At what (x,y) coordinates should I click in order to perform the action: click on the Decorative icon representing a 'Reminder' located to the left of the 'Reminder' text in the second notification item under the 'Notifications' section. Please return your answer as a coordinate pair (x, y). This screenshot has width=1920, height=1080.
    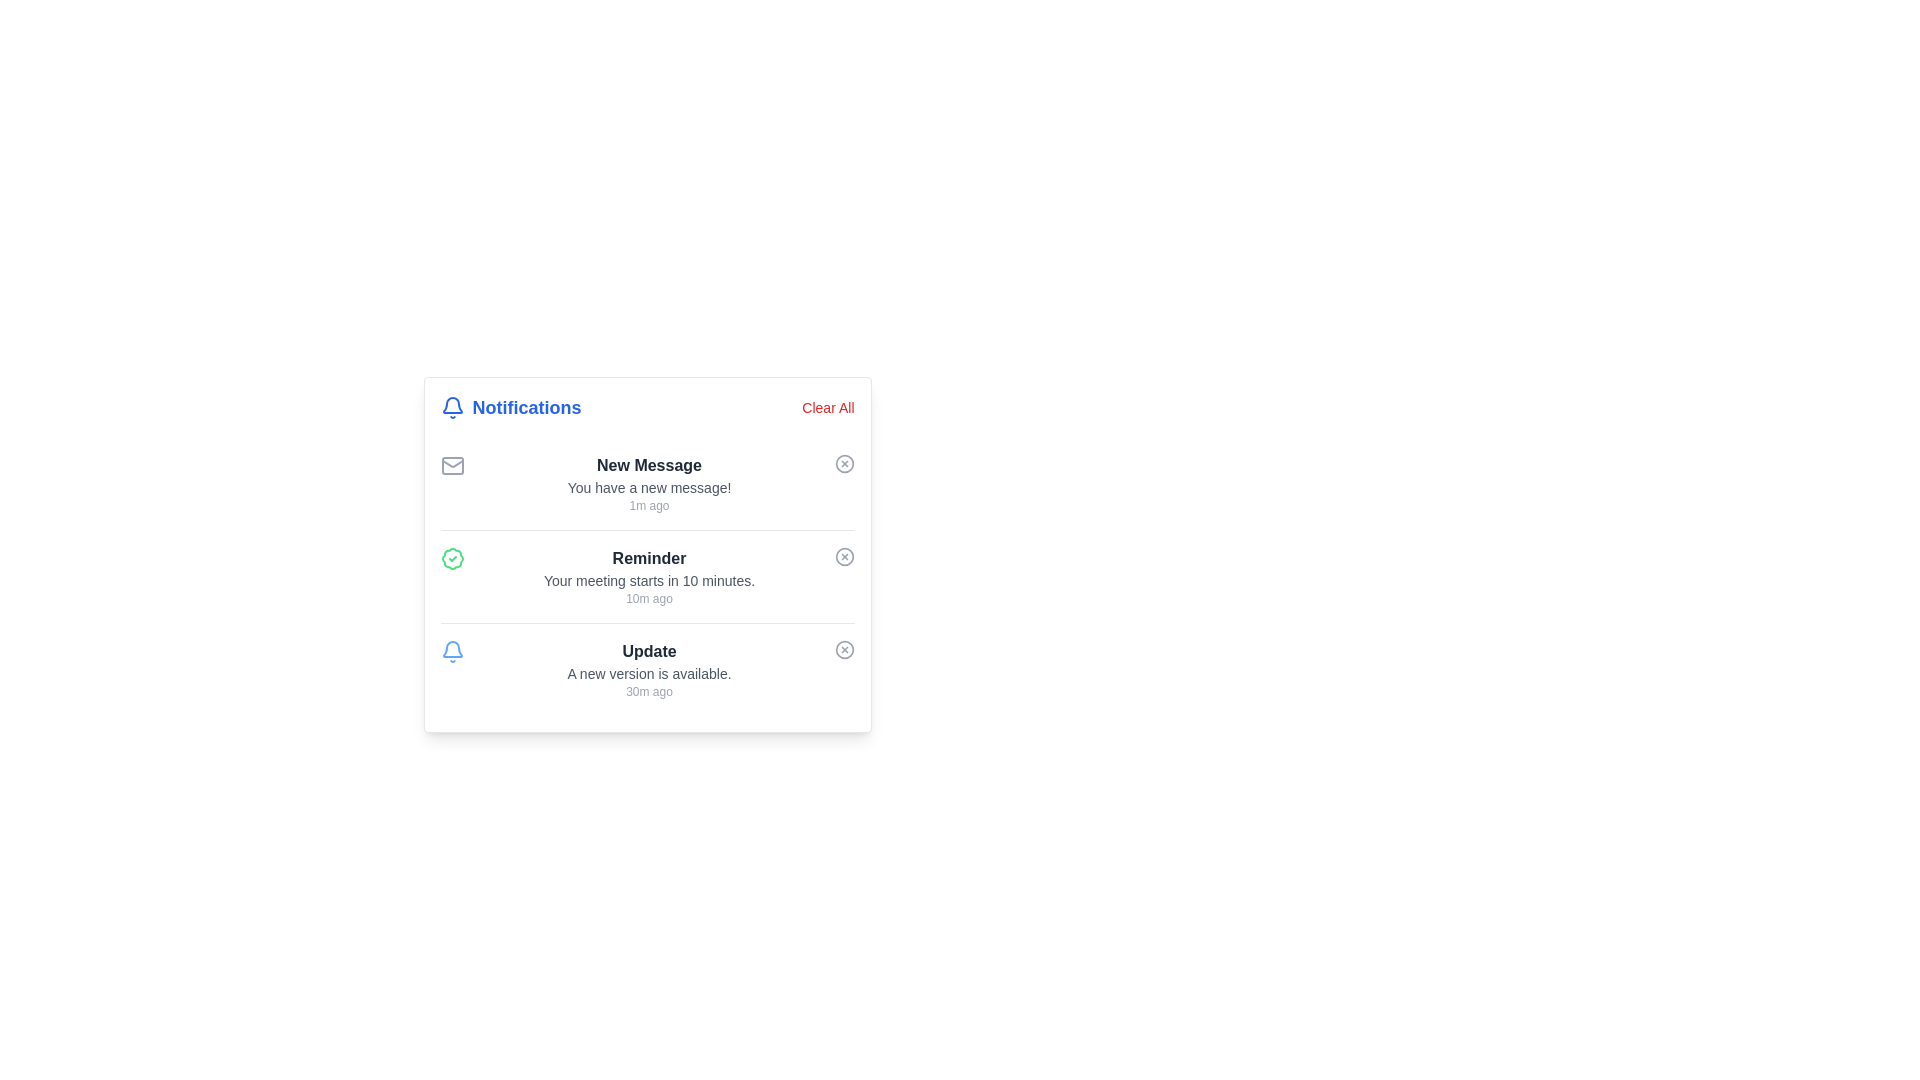
    Looking at the image, I should click on (451, 559).